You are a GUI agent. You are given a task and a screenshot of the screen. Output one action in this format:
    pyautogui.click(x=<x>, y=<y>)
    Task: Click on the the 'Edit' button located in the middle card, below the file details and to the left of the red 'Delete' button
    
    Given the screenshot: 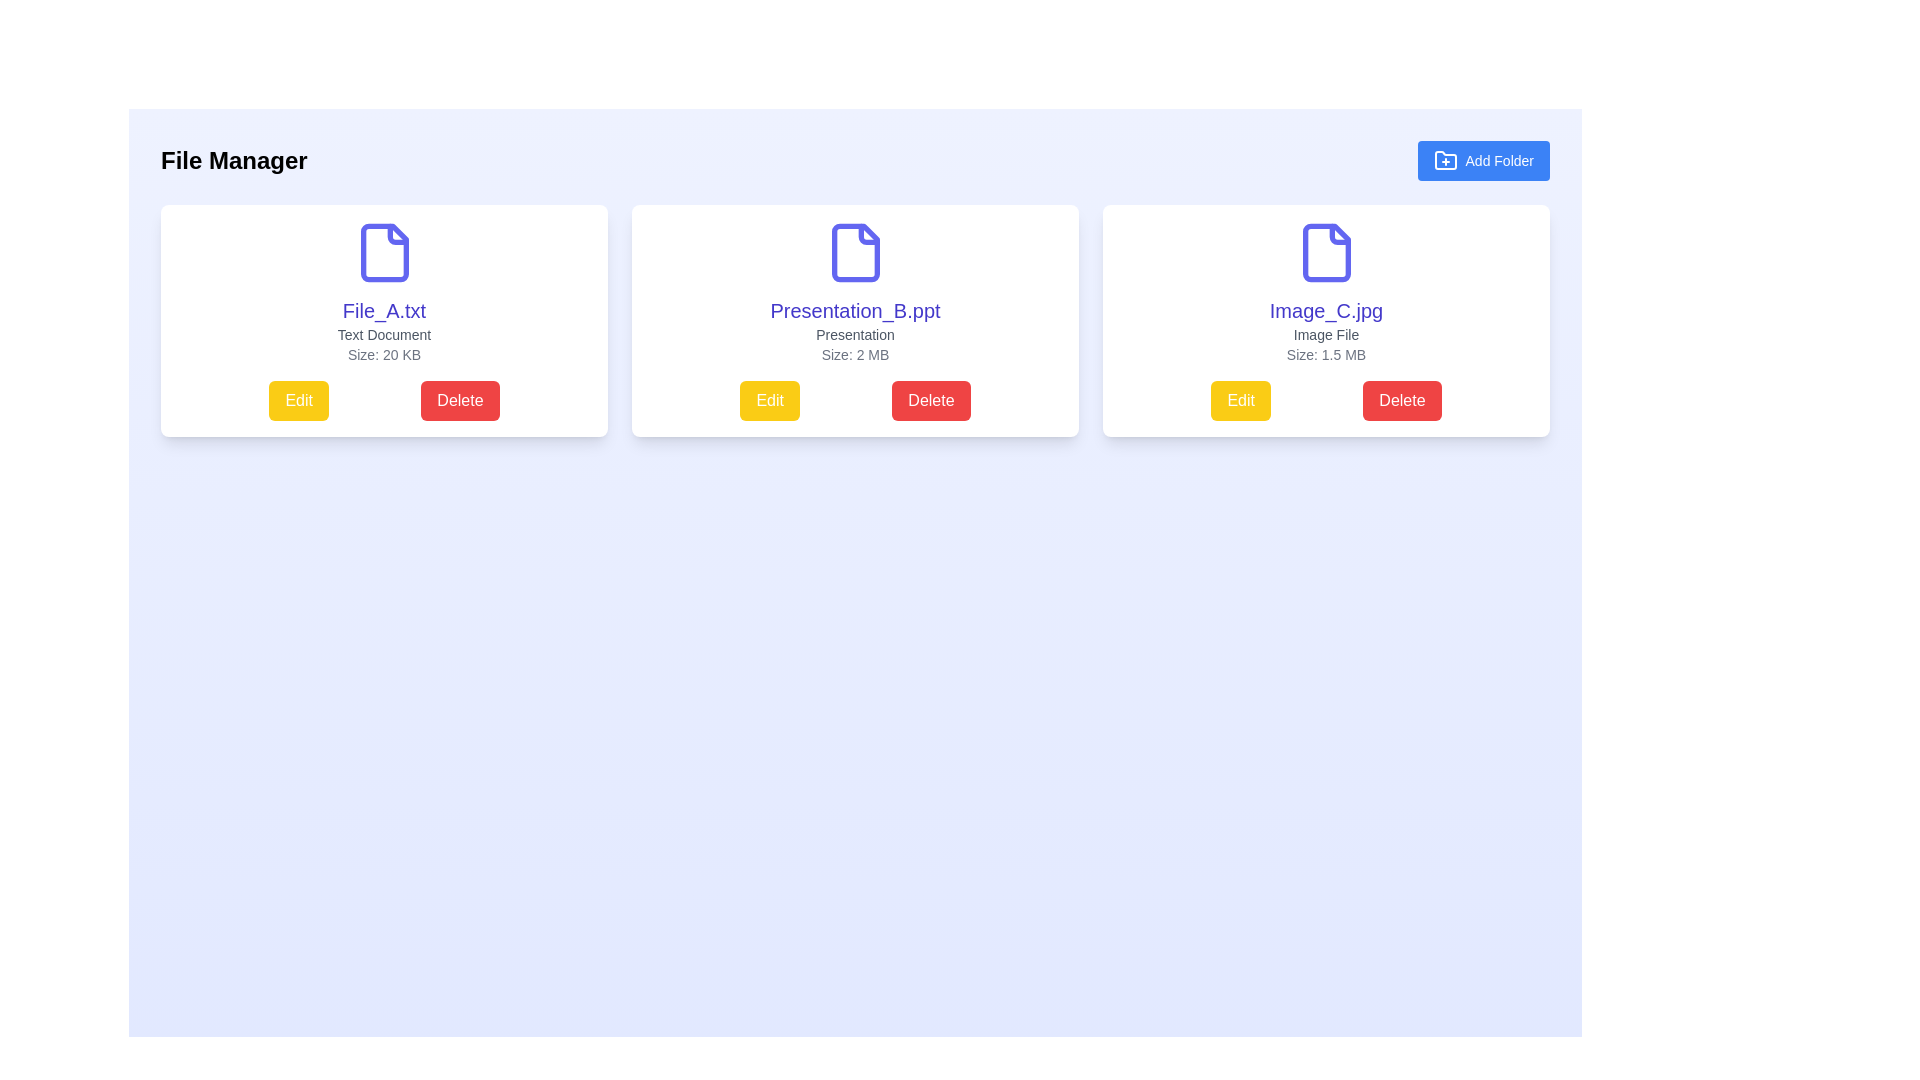 What is the action you would take?
    pyautogui.click(x=769, y=401)
    